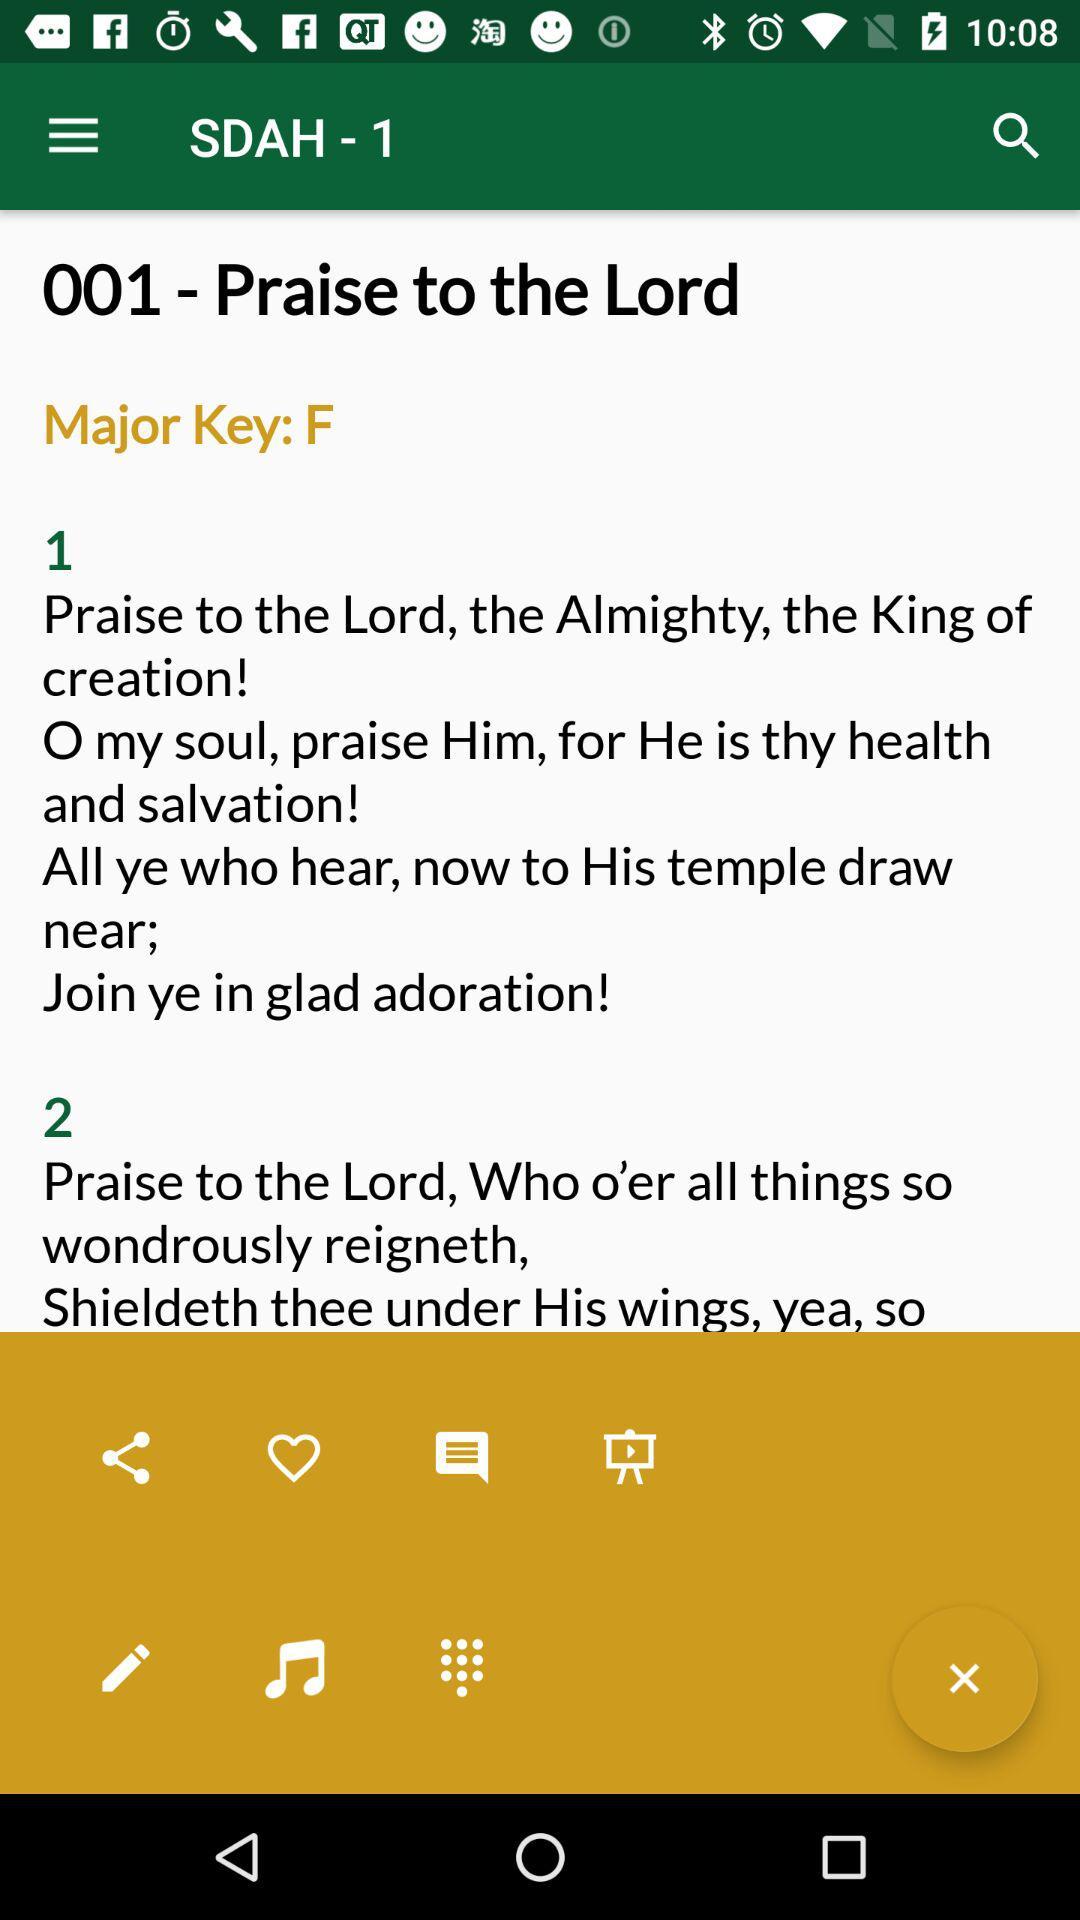  What do you see at coordinates (963, 1678) in the screenshot?
I see `go back` at bounding box center [963, 1678].